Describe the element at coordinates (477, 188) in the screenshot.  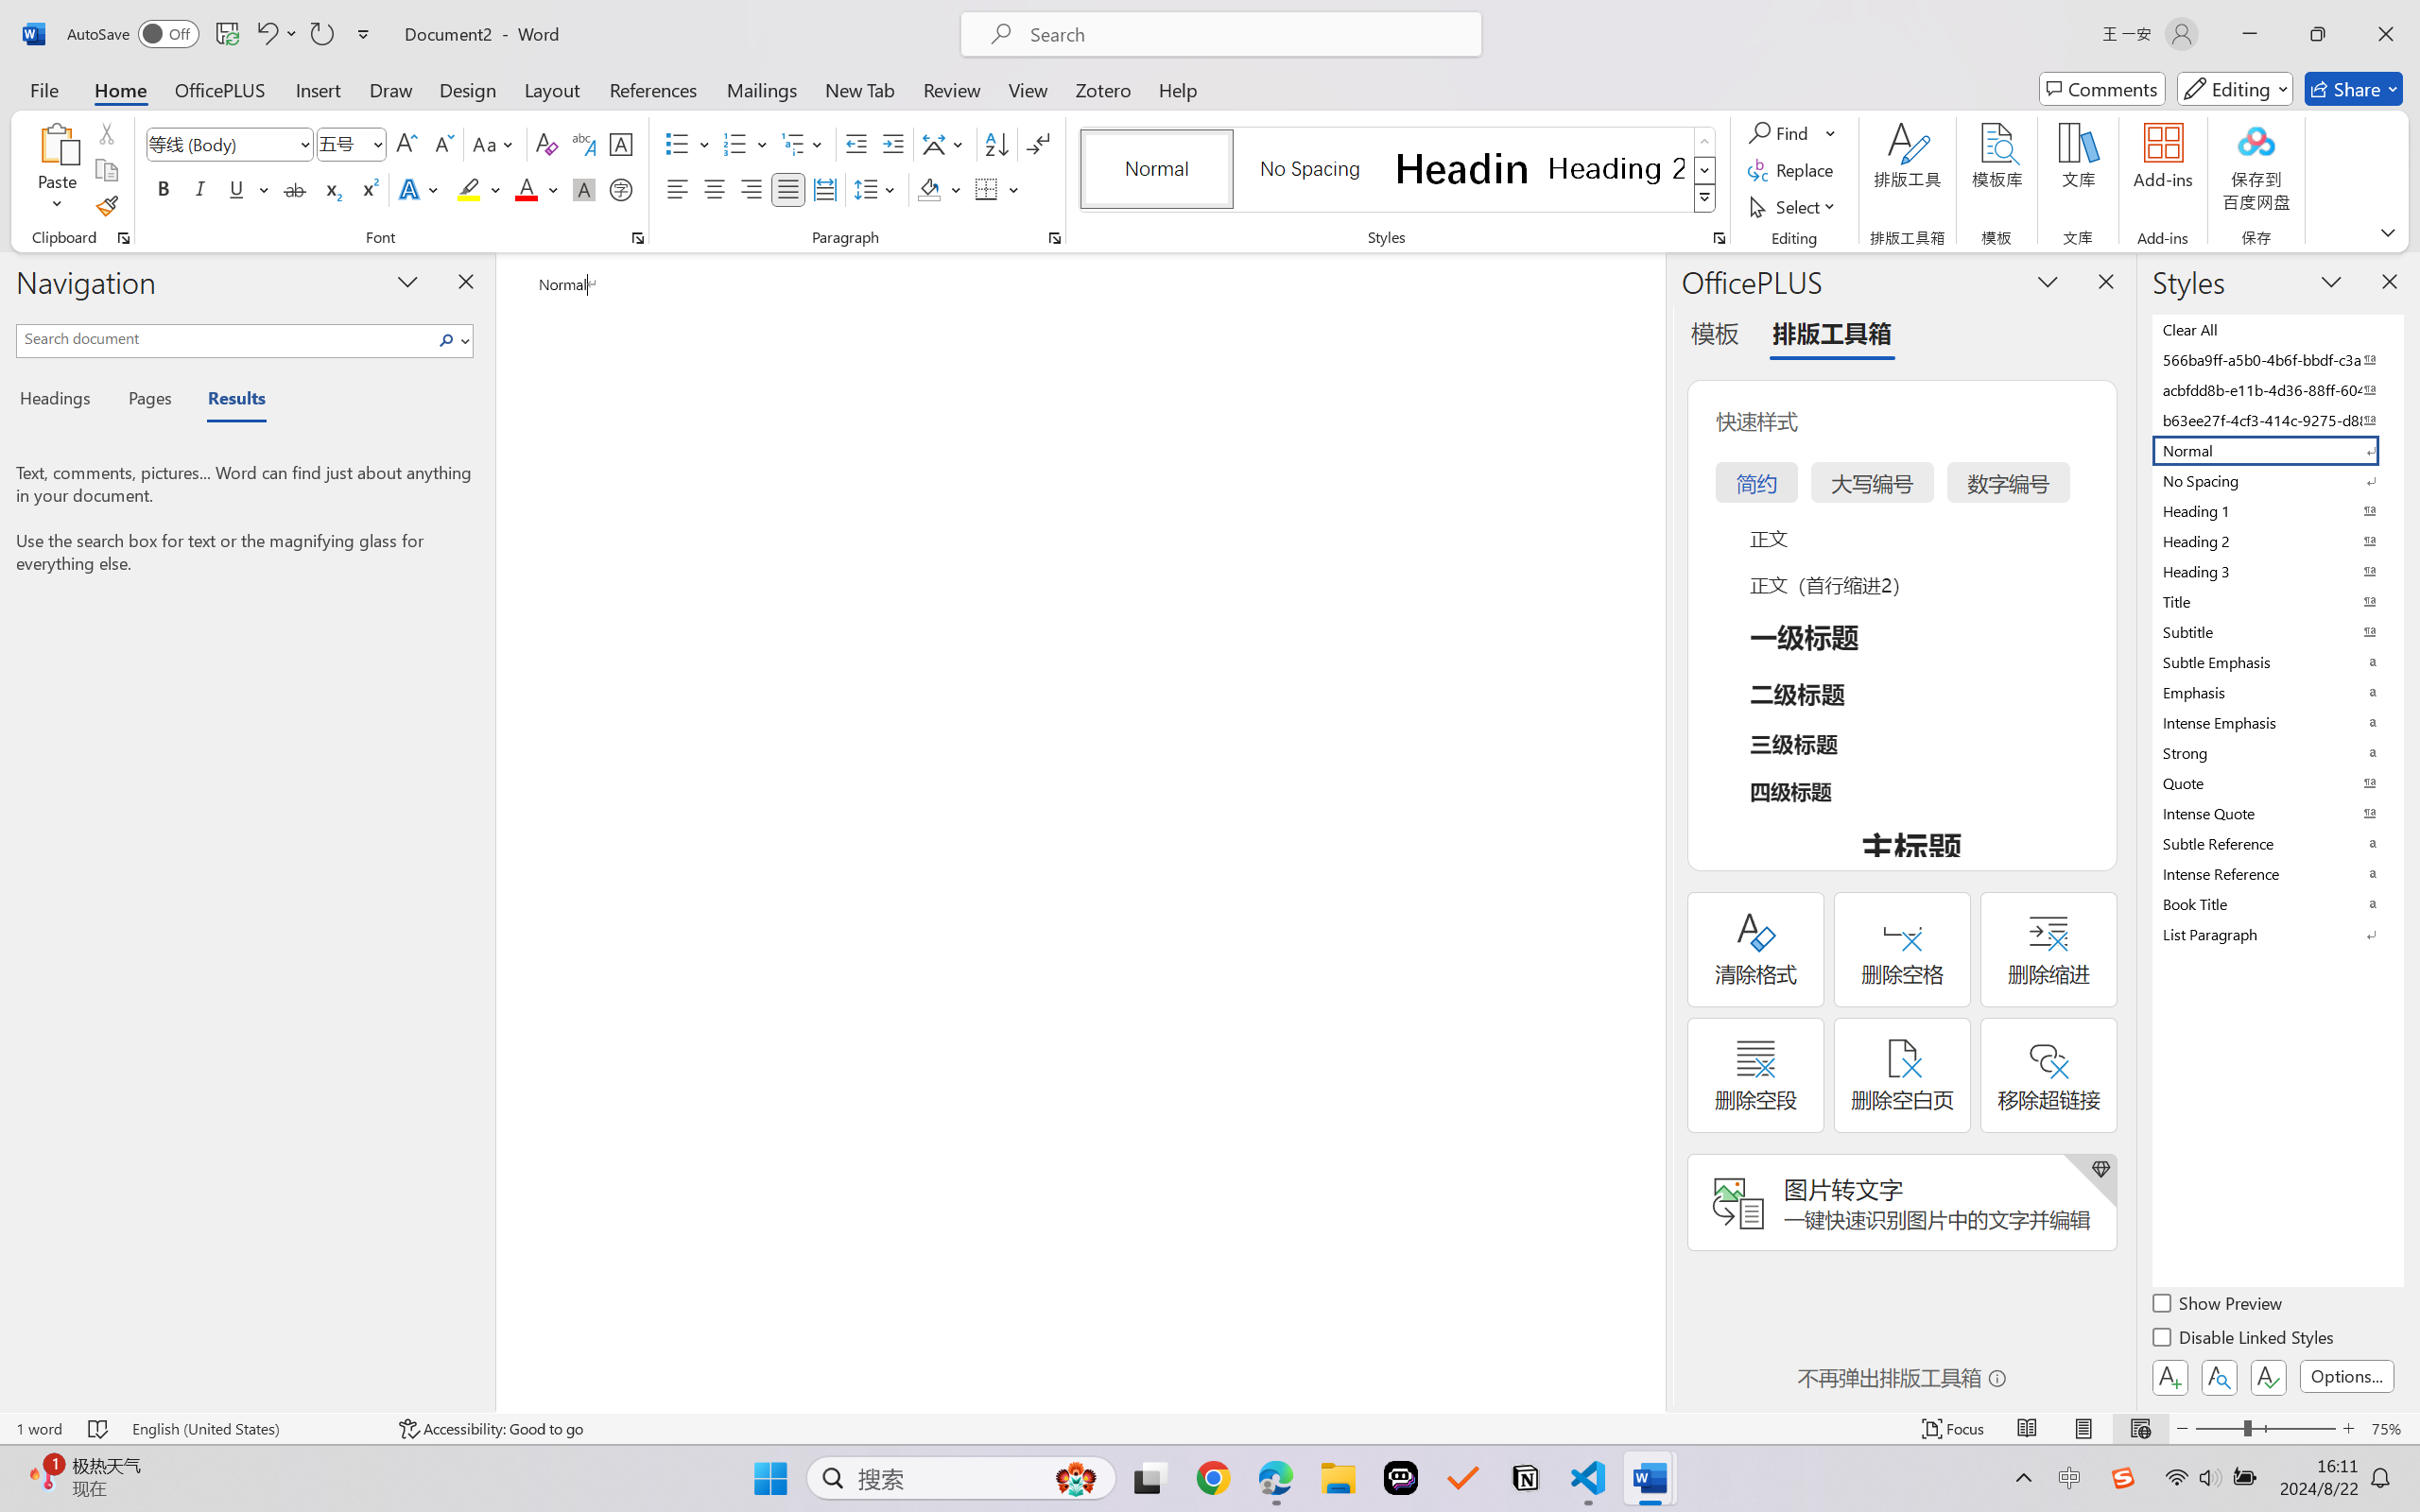
I see `'Text Highlight Color'` at that location.